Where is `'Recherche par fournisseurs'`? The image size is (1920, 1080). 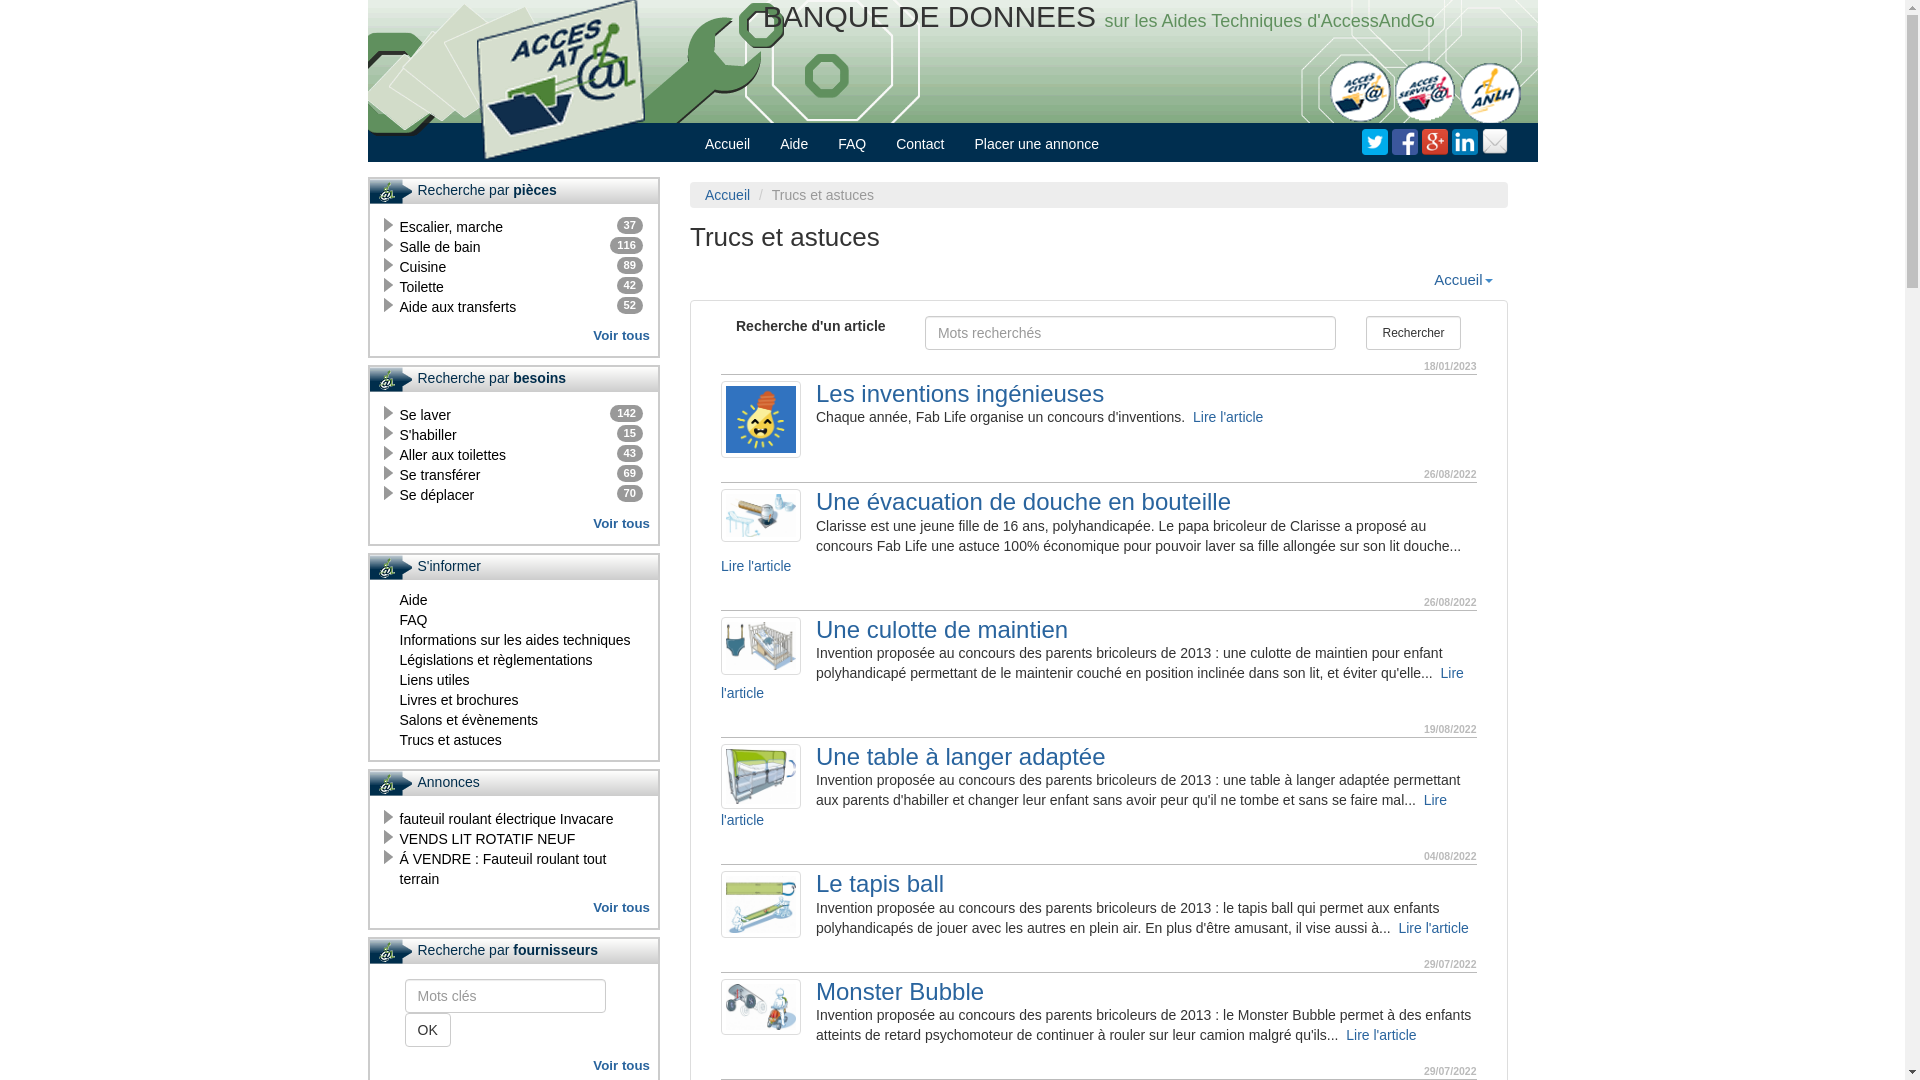
'Recherche par fournisseurs' is located at coordinates (514, 950).